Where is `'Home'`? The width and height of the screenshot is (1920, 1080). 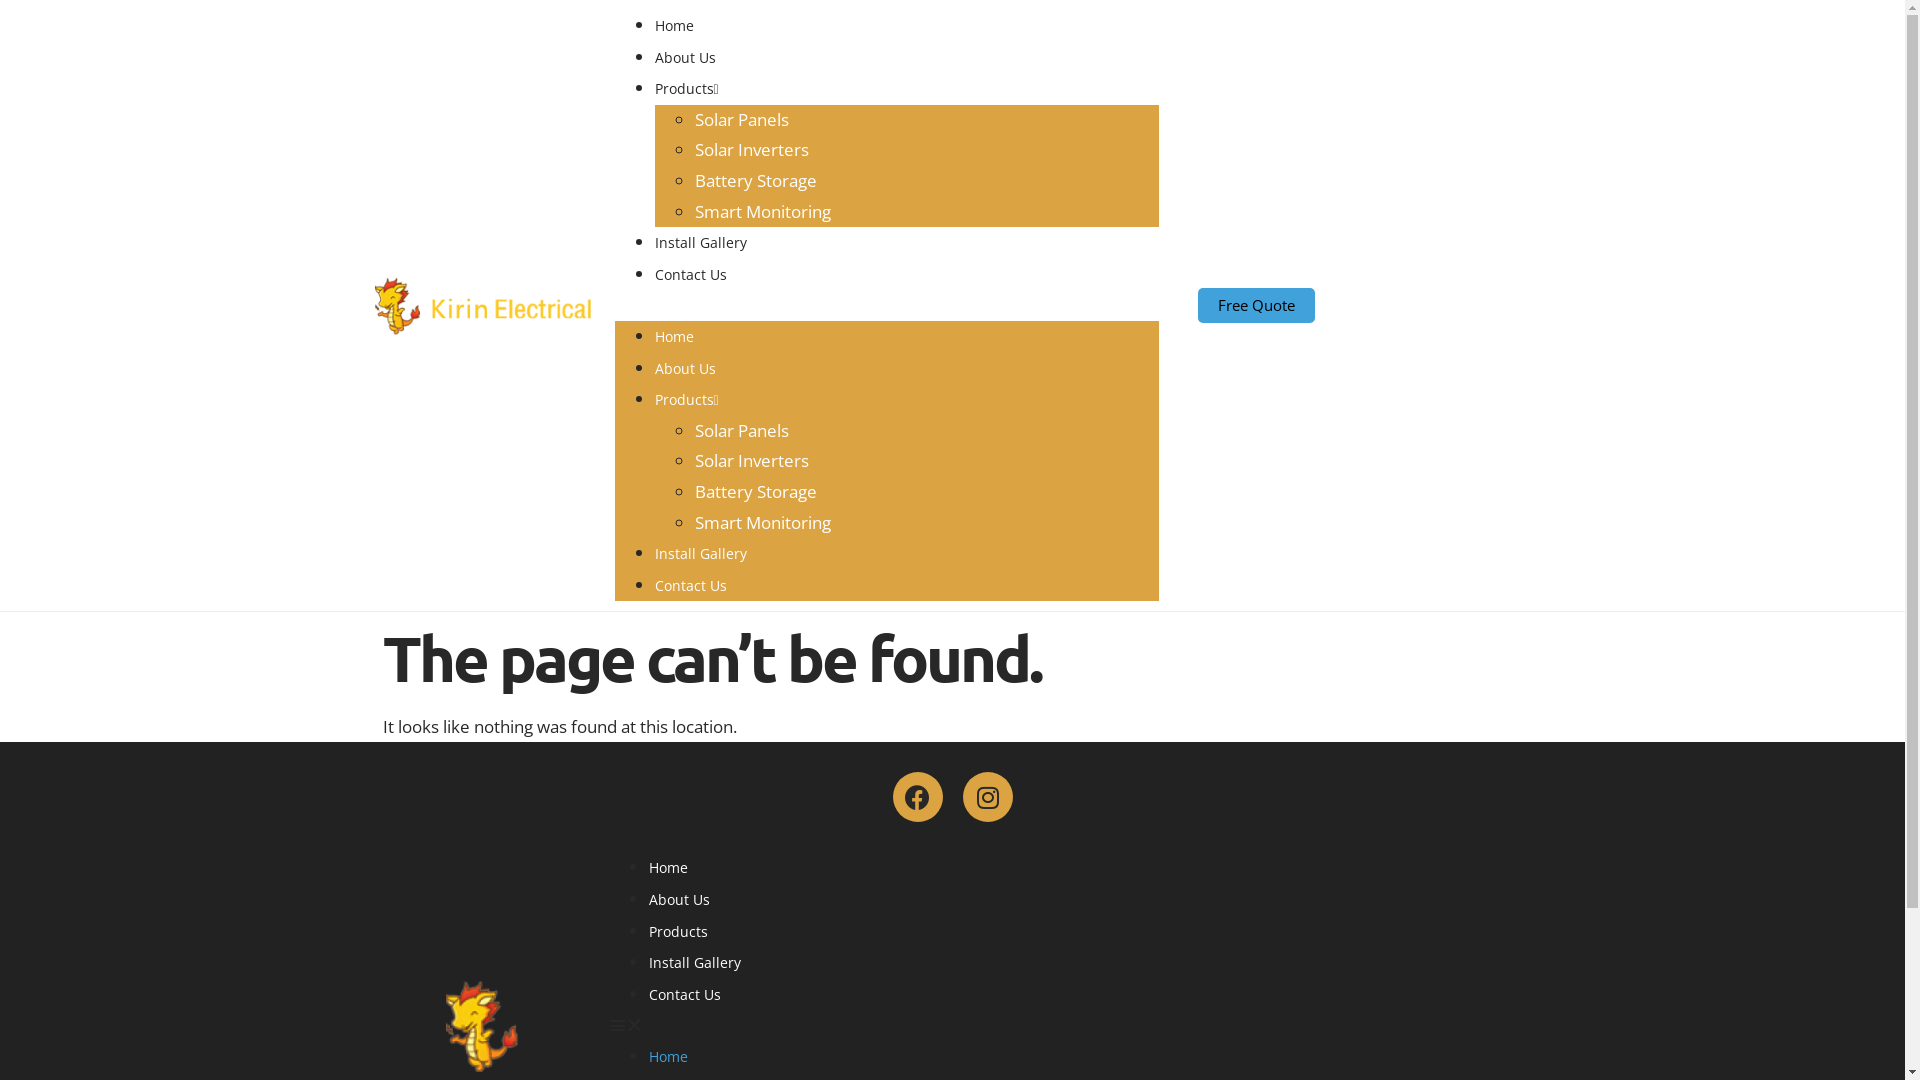
'Home' is located at coordinates (648, 1055).